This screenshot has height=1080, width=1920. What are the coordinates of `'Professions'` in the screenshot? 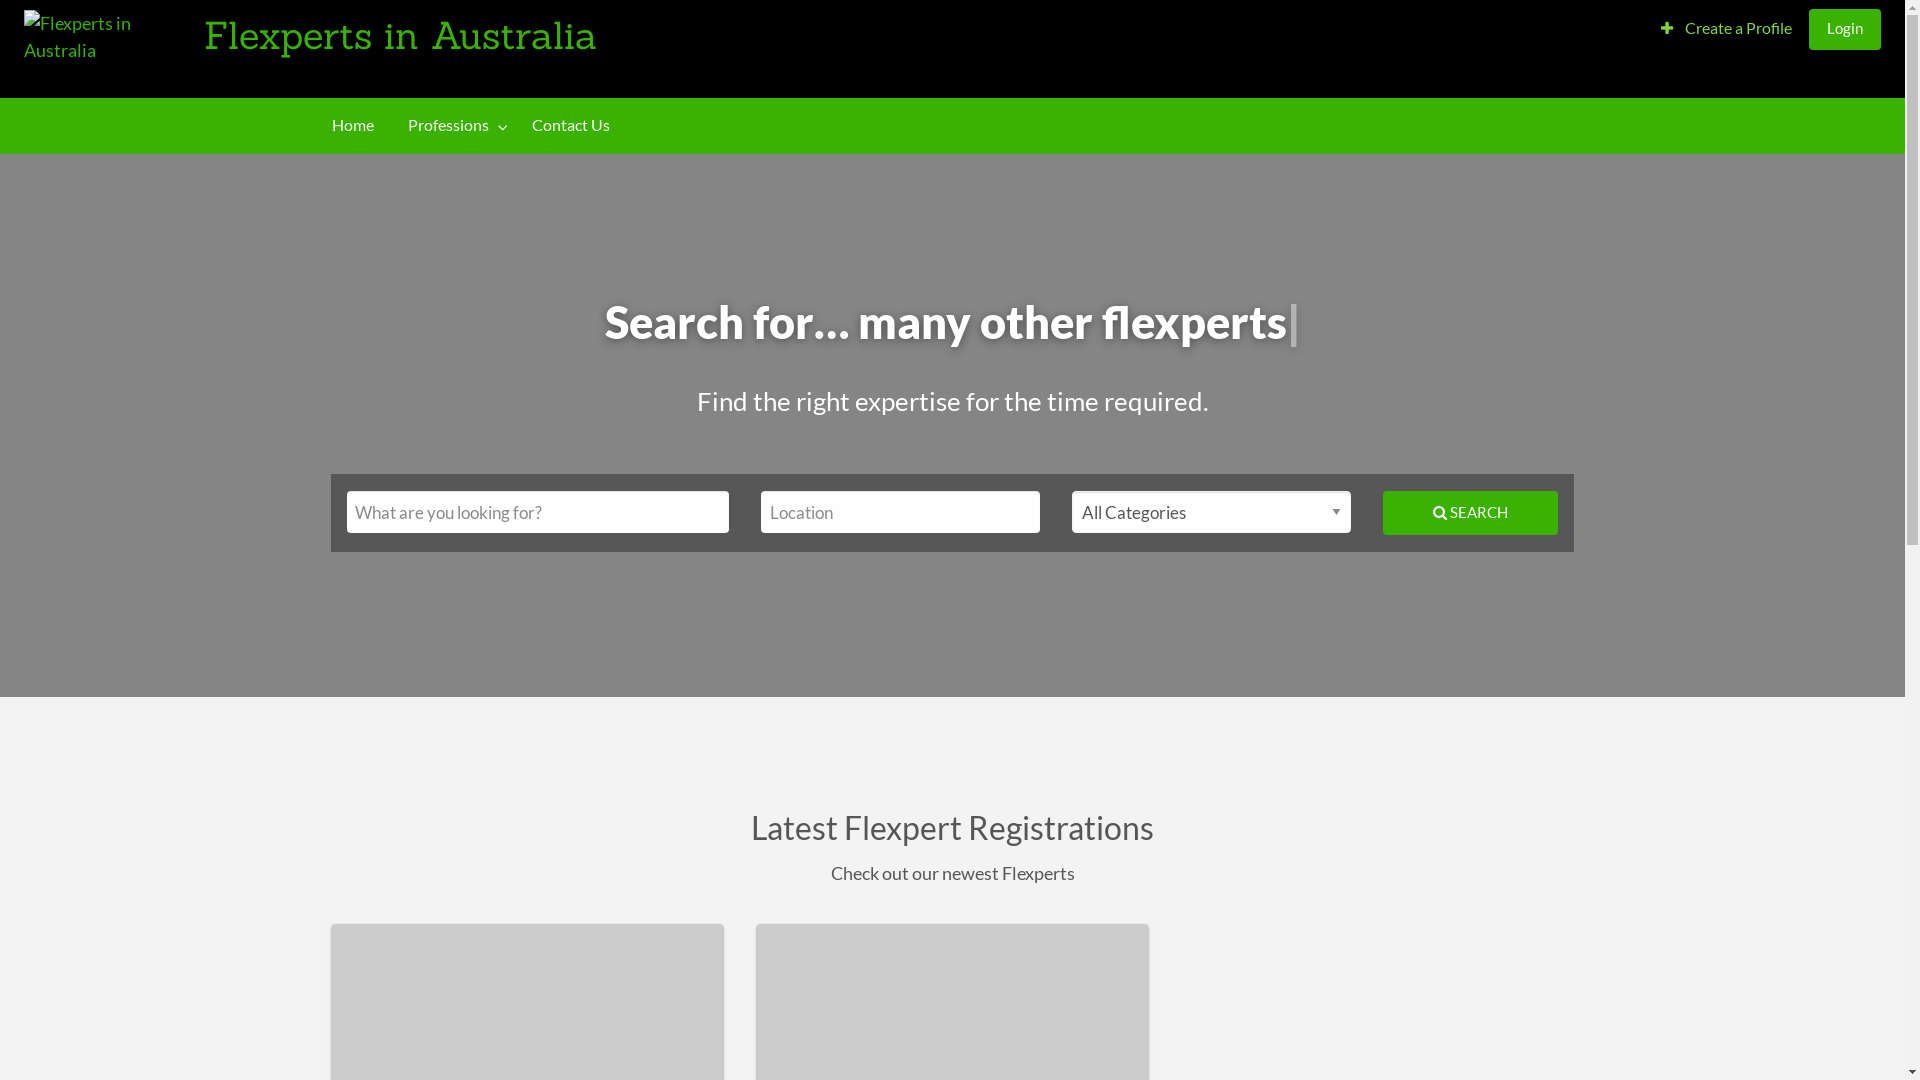 It's located at (451, 125).